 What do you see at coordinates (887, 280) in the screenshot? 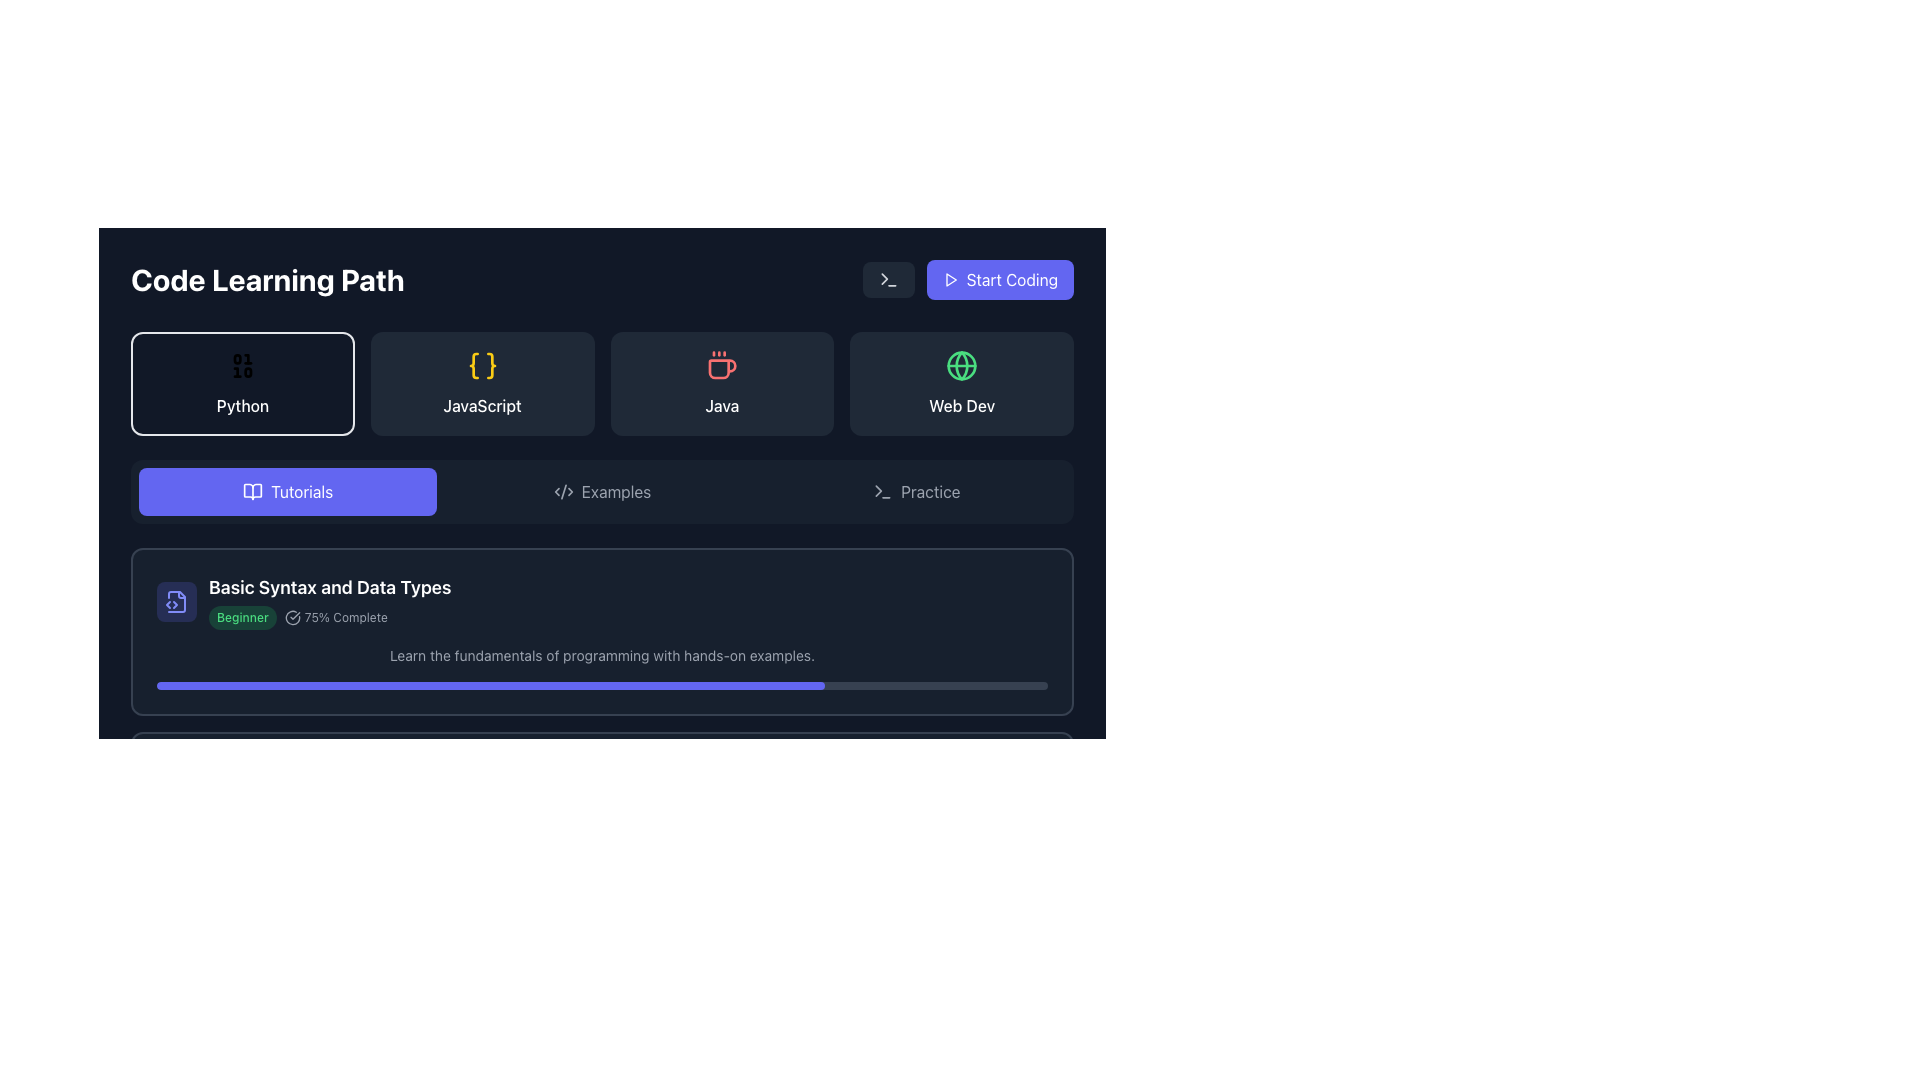
I see `the button with an icon that opens the terminal, located to the left of the 'Start Coding' button in the top-right section of the interface` at bounding box center [887, 280].